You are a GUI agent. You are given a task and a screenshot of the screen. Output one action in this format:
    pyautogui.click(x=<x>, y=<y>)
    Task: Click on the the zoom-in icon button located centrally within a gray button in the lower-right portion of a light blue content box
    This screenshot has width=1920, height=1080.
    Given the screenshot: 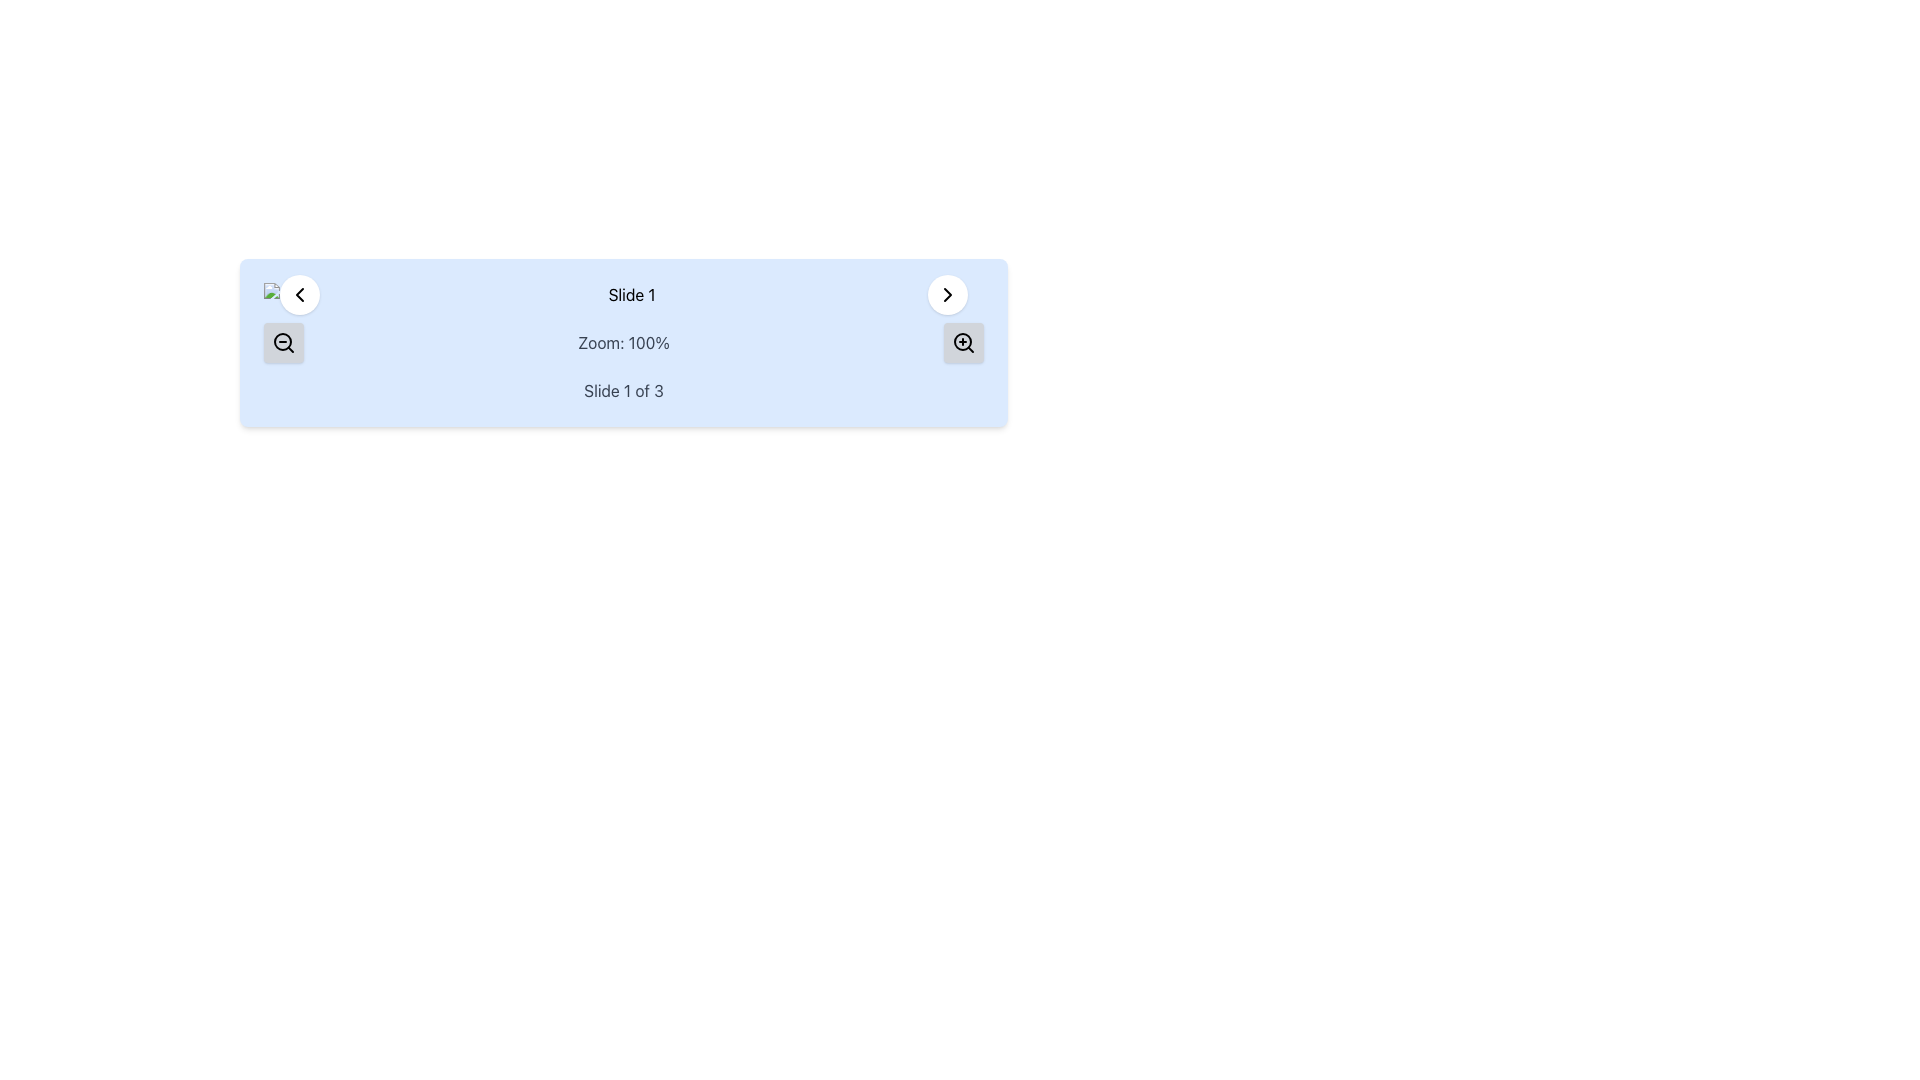 What is the action you would take?
    pyautogui.click(x=964, y=342)
    